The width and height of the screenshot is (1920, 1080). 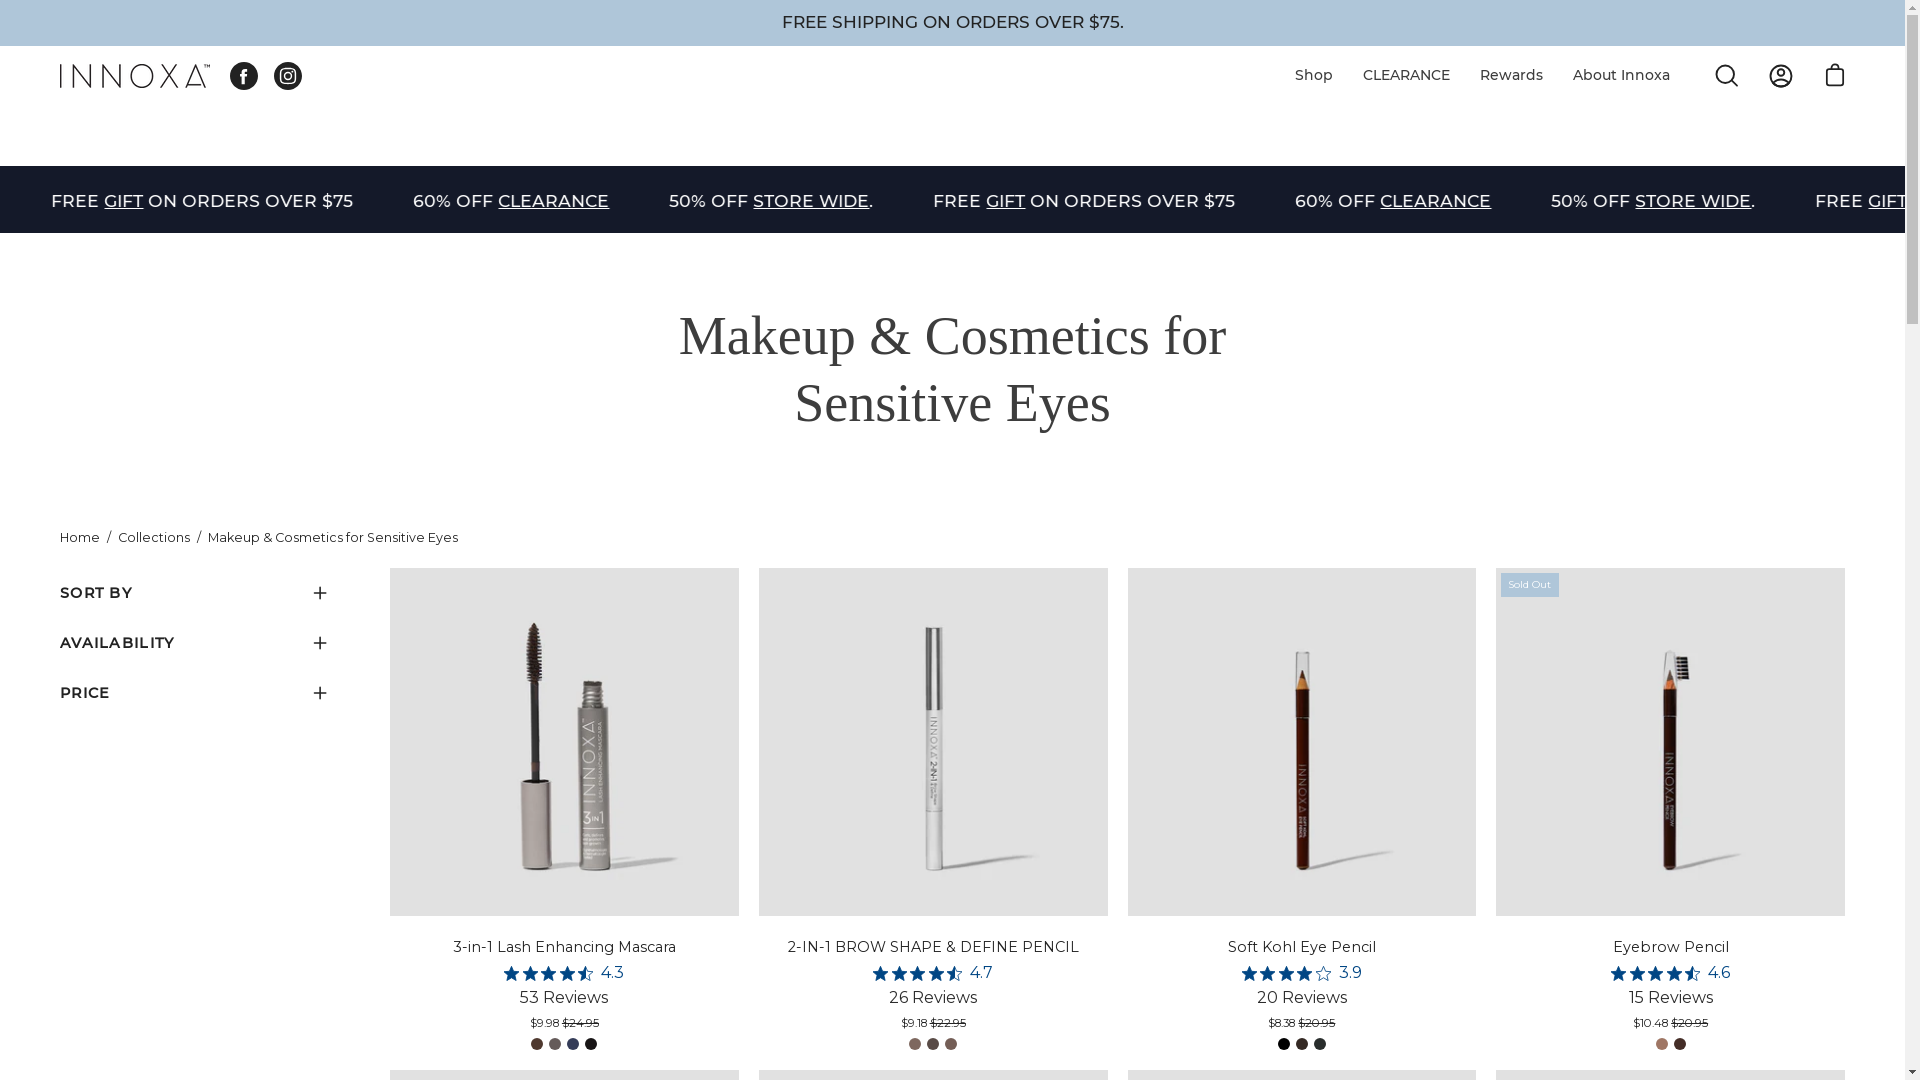 I want to click on '2-IN-1 BROW SHAPE & DEFINE PENCIL', so click(x=932, y=946).